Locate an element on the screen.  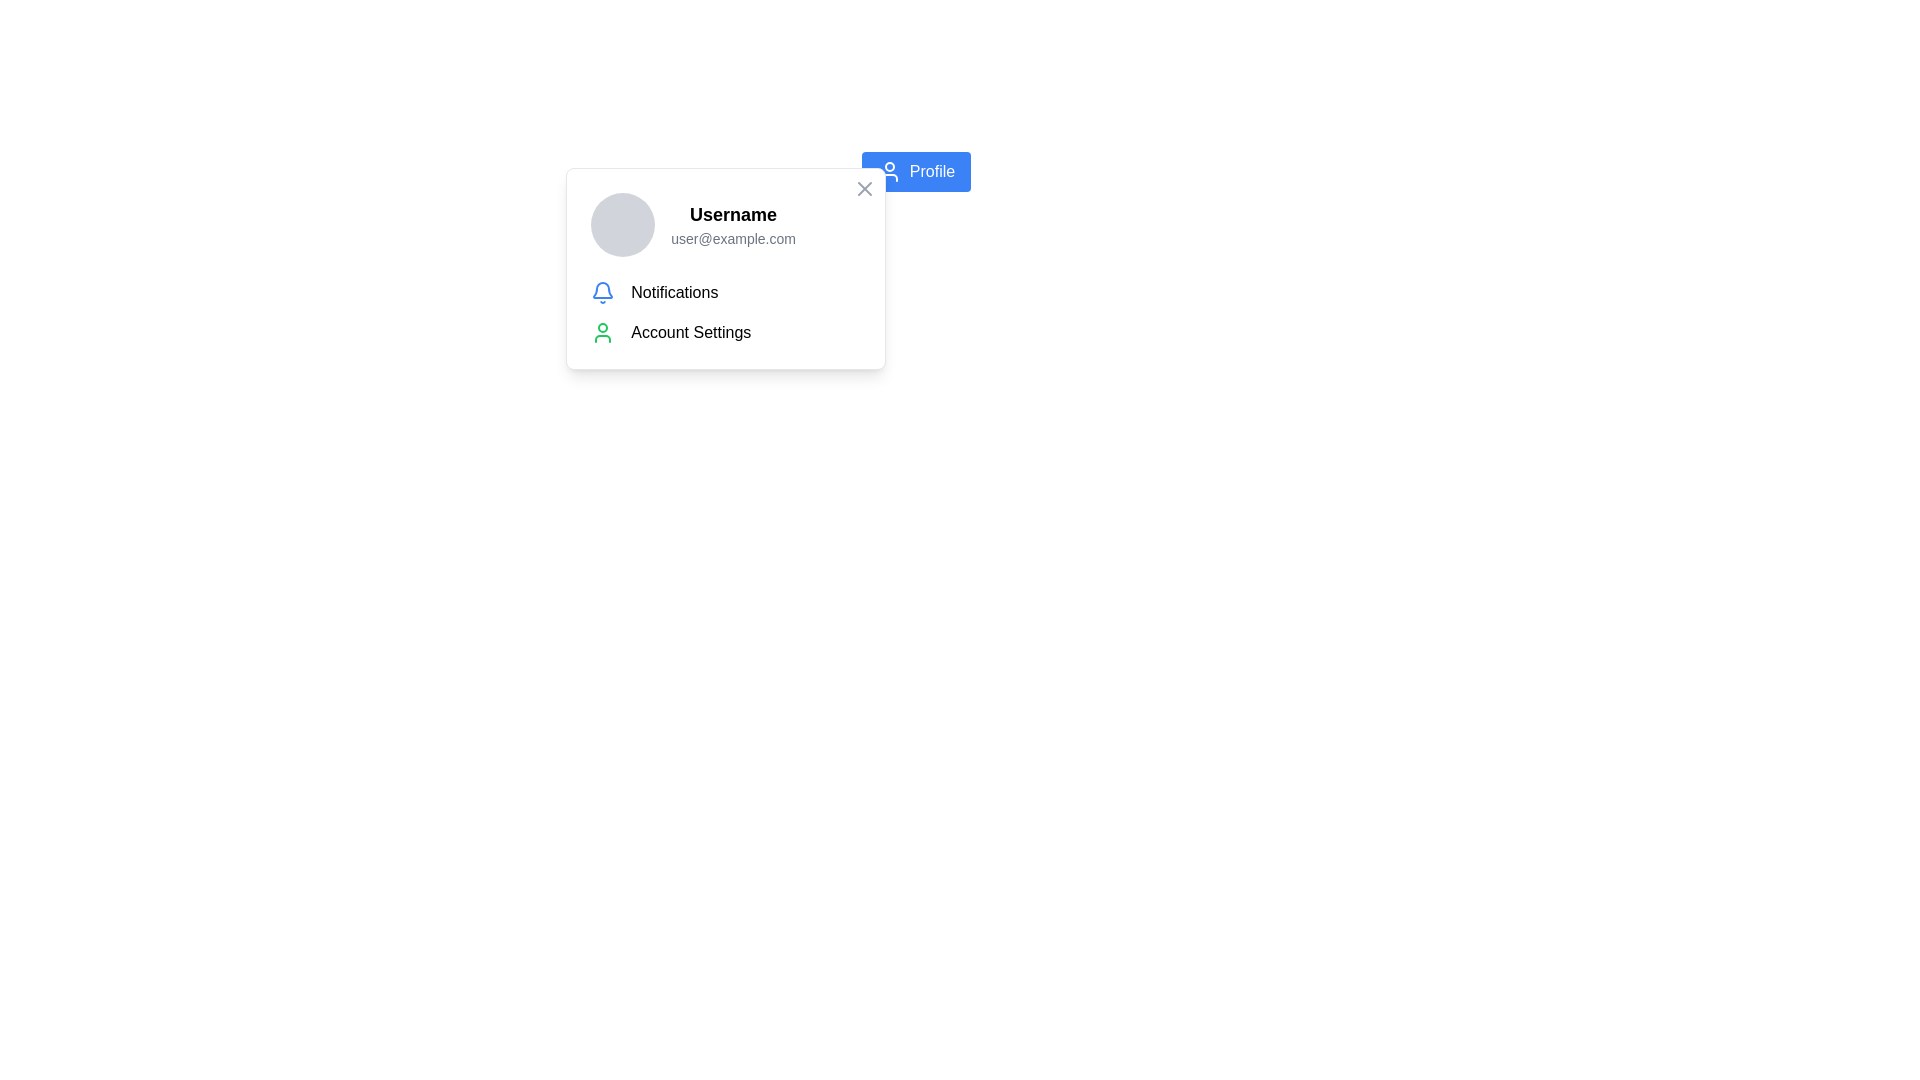
the bell icon, which serves as a visual indicator for accessing notifications and is located to the left of the text 'Notifications' in the dropdown panel is located at coordinates (602, 293).